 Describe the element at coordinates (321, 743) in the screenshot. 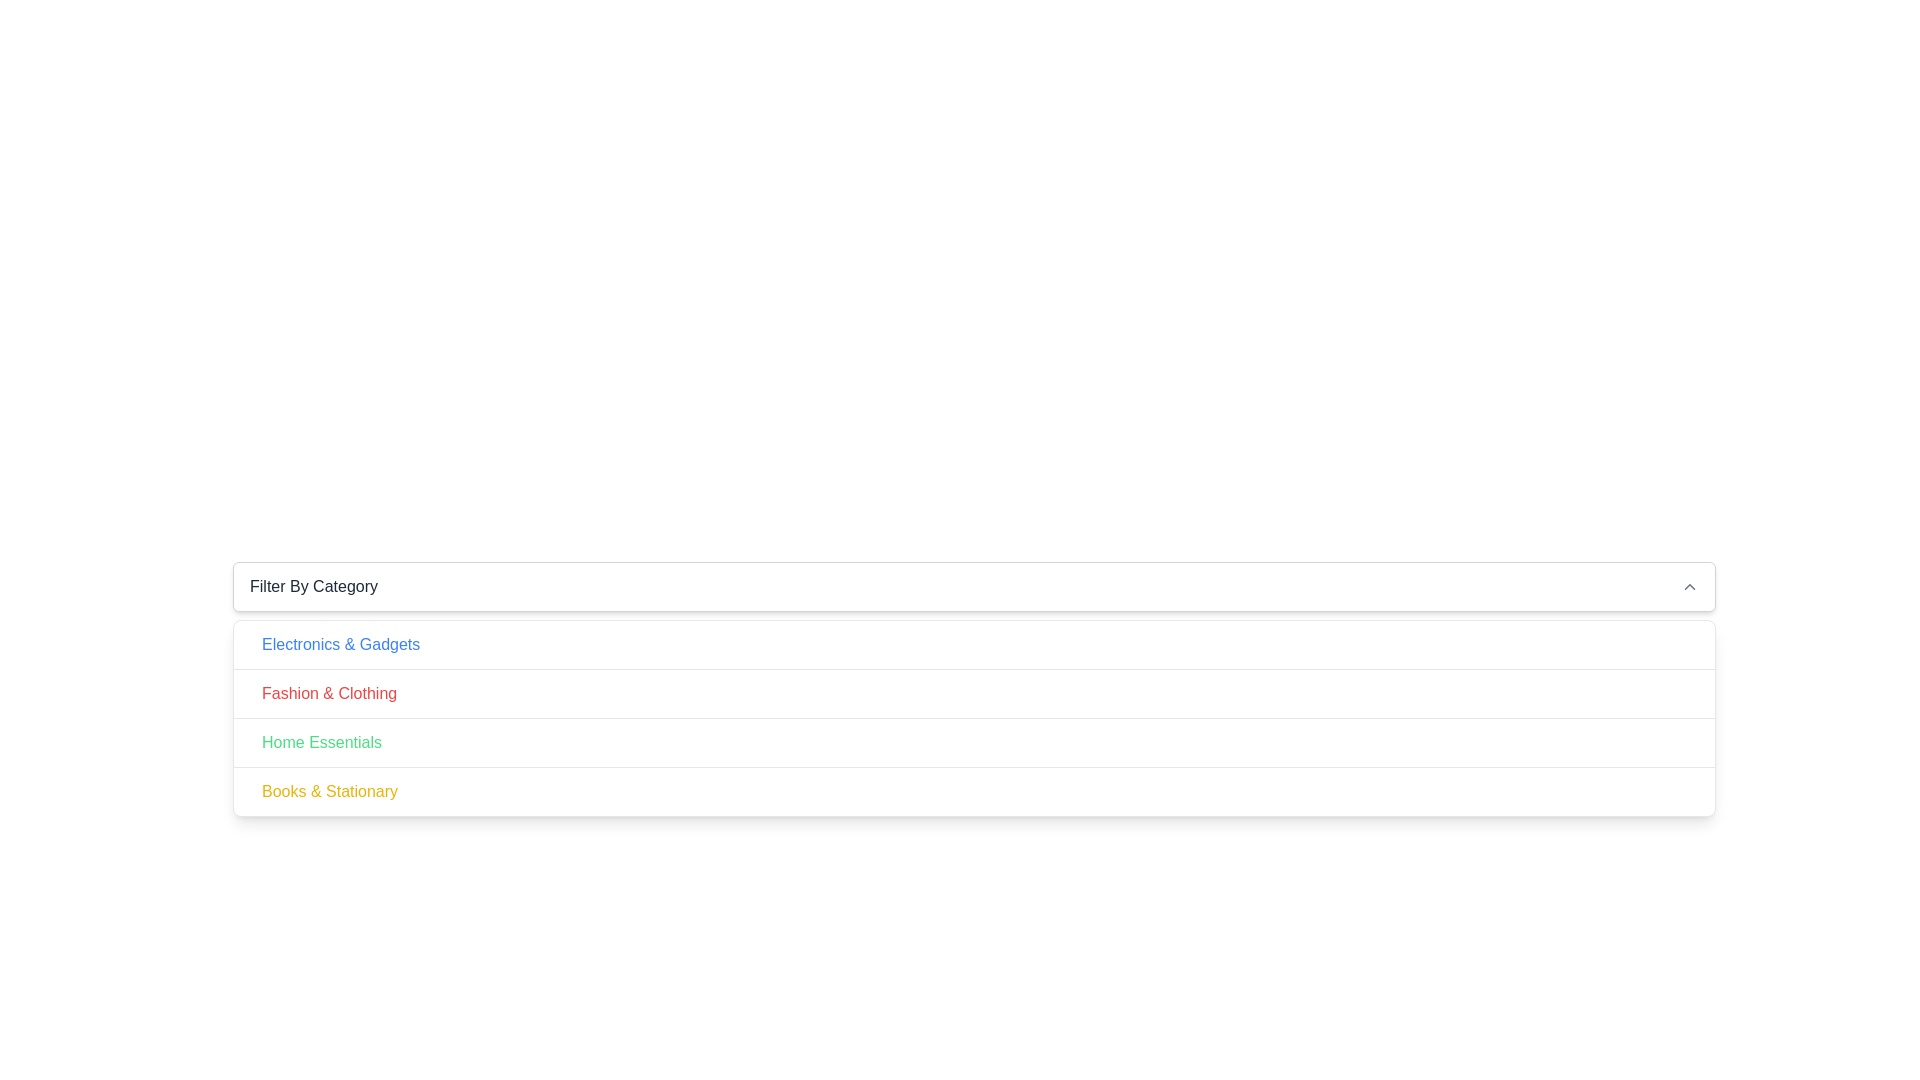

I see `the green-colored text label 'Home Essentials'` at that location.